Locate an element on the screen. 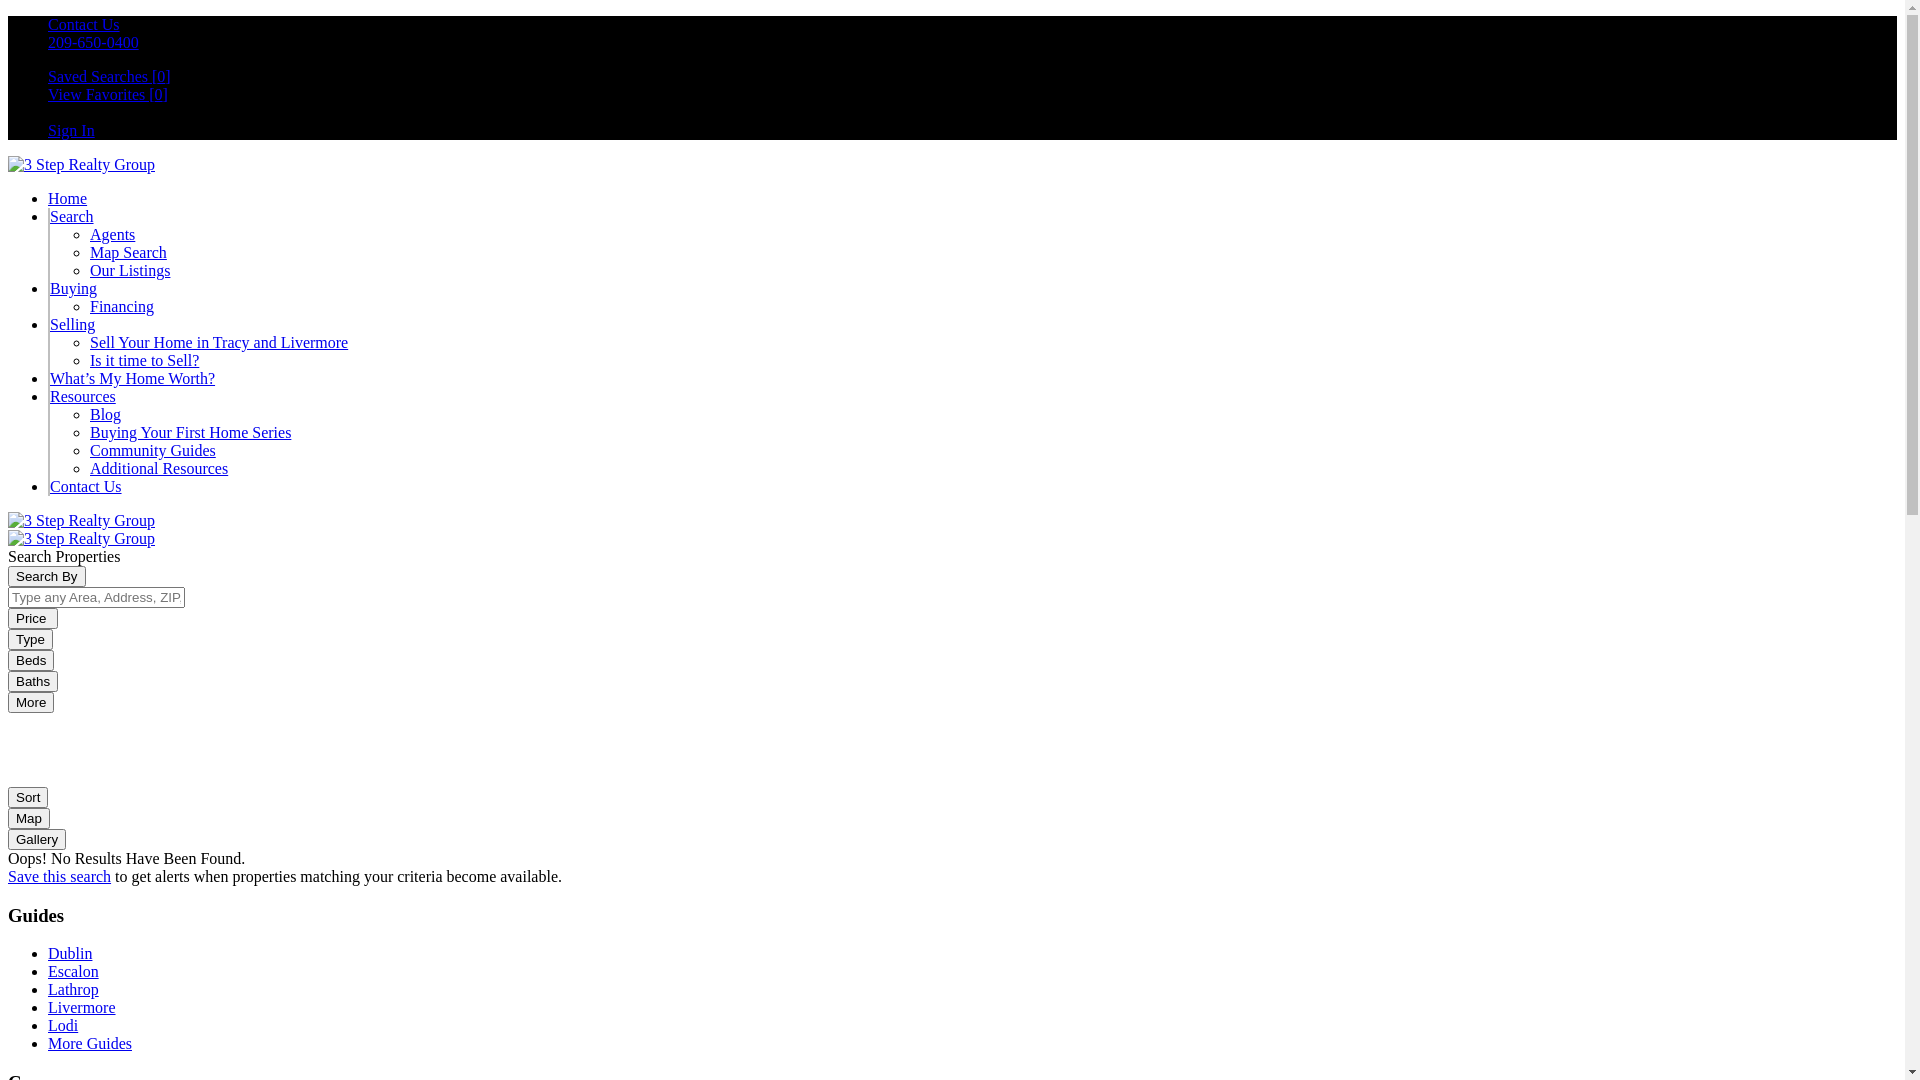 This screenshot has height=1080, width=1920. 'Save this search' is located at coordinates (8, 875).